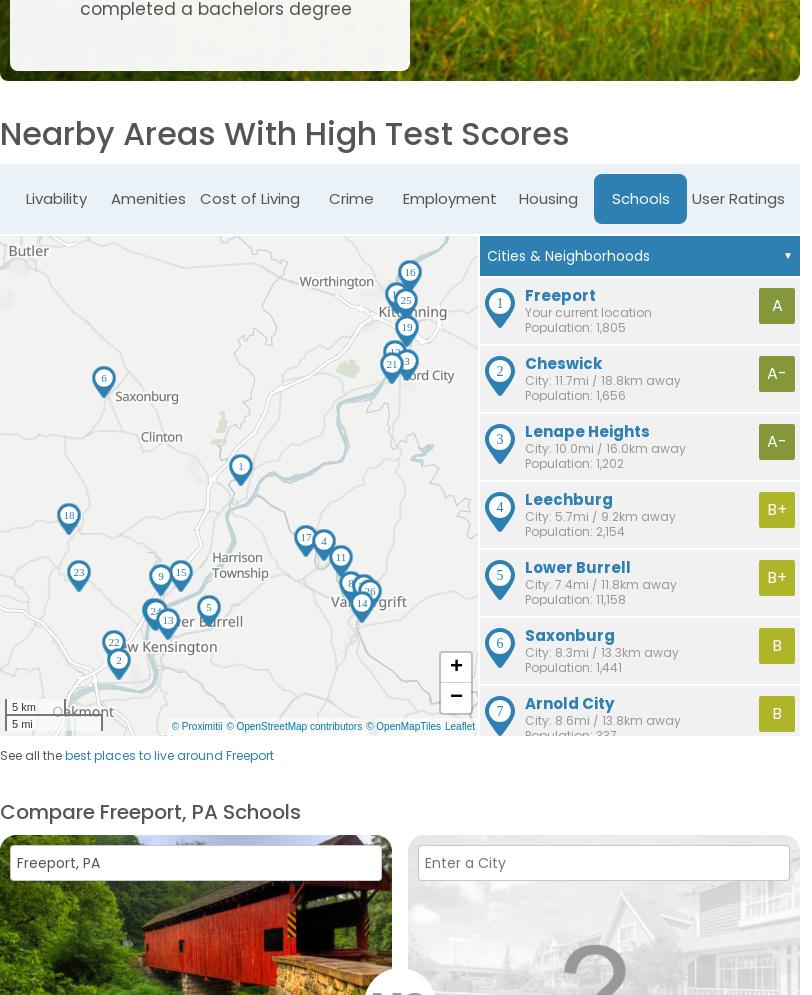  I want to click on 'Leaflet', so click(458, 726).